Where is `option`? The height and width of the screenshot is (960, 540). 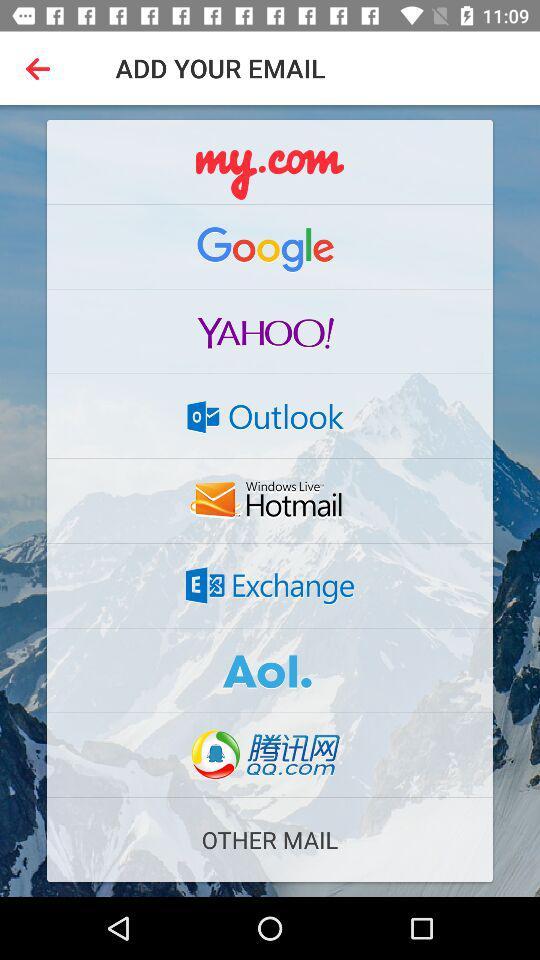 option is located at coordinates (270, 500).